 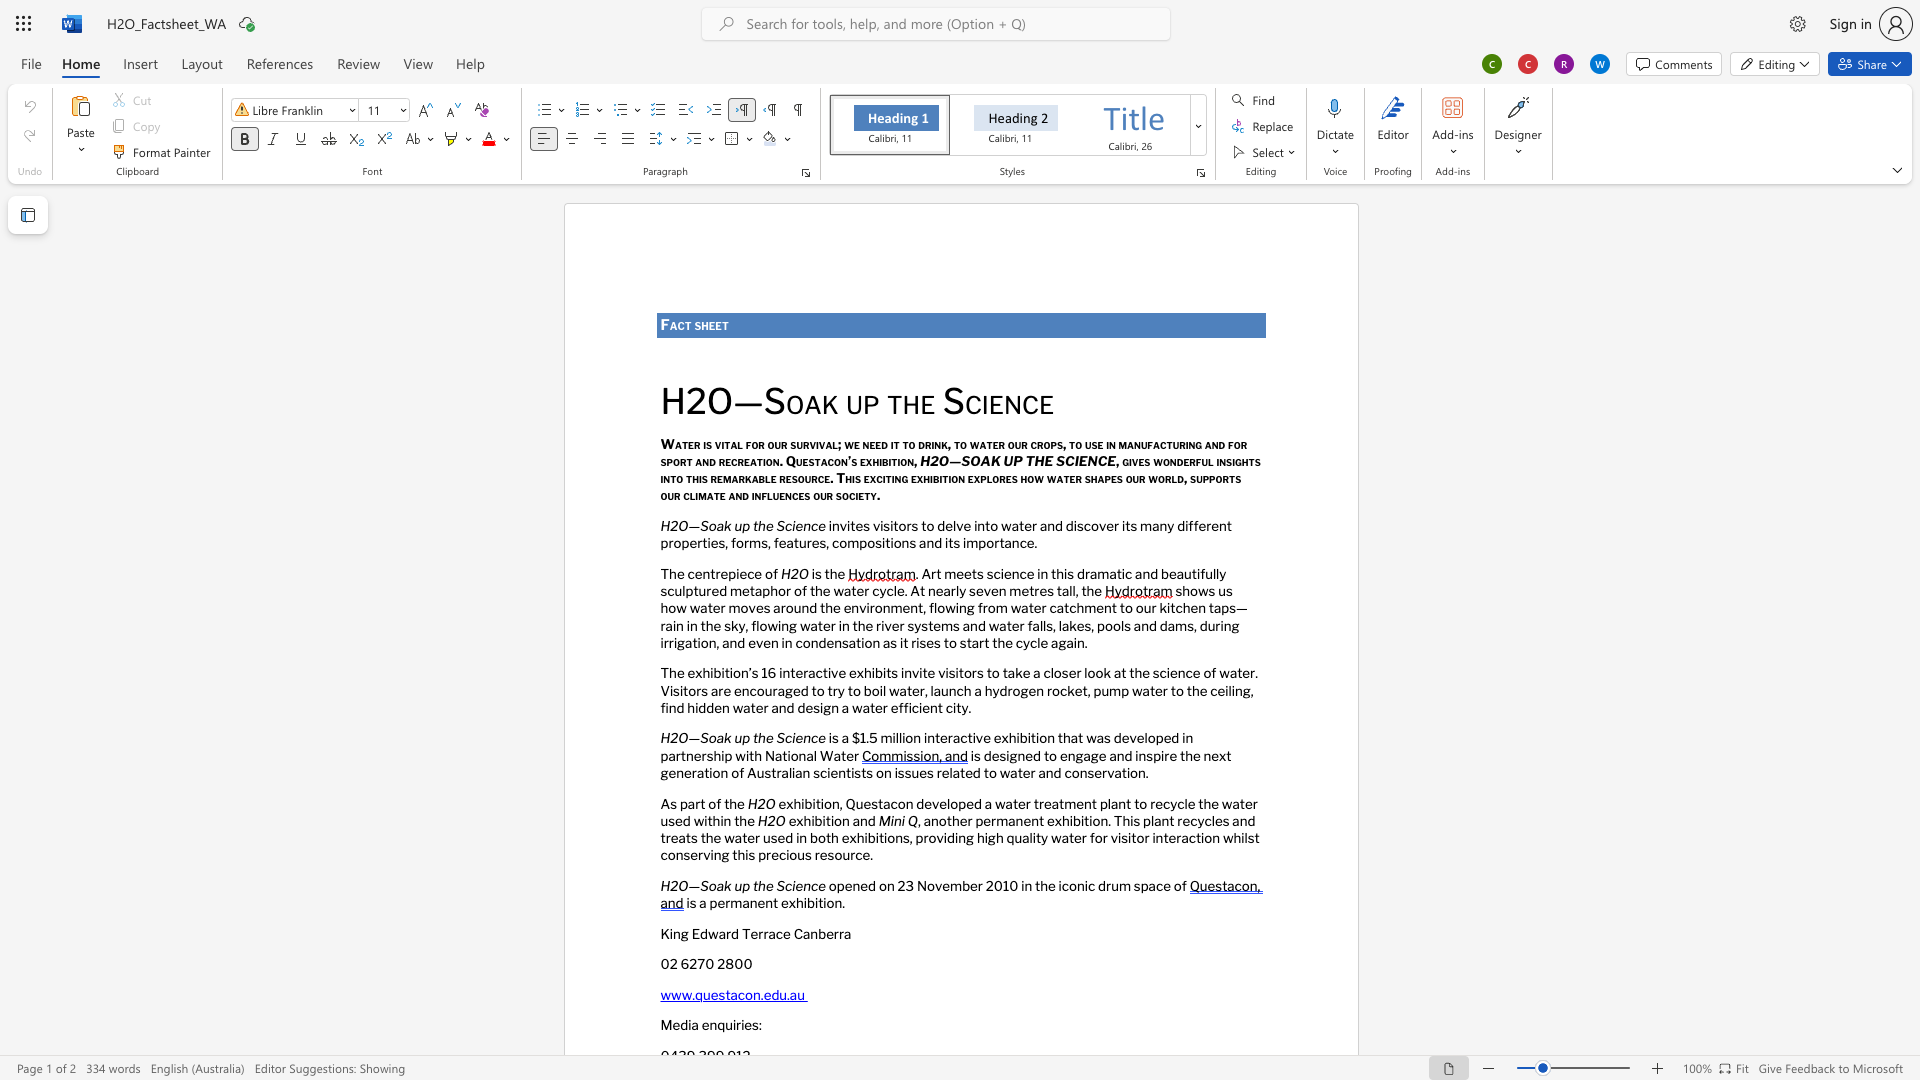 I want to click on the 1th character "a" in the text, so click(x=673, y=324).